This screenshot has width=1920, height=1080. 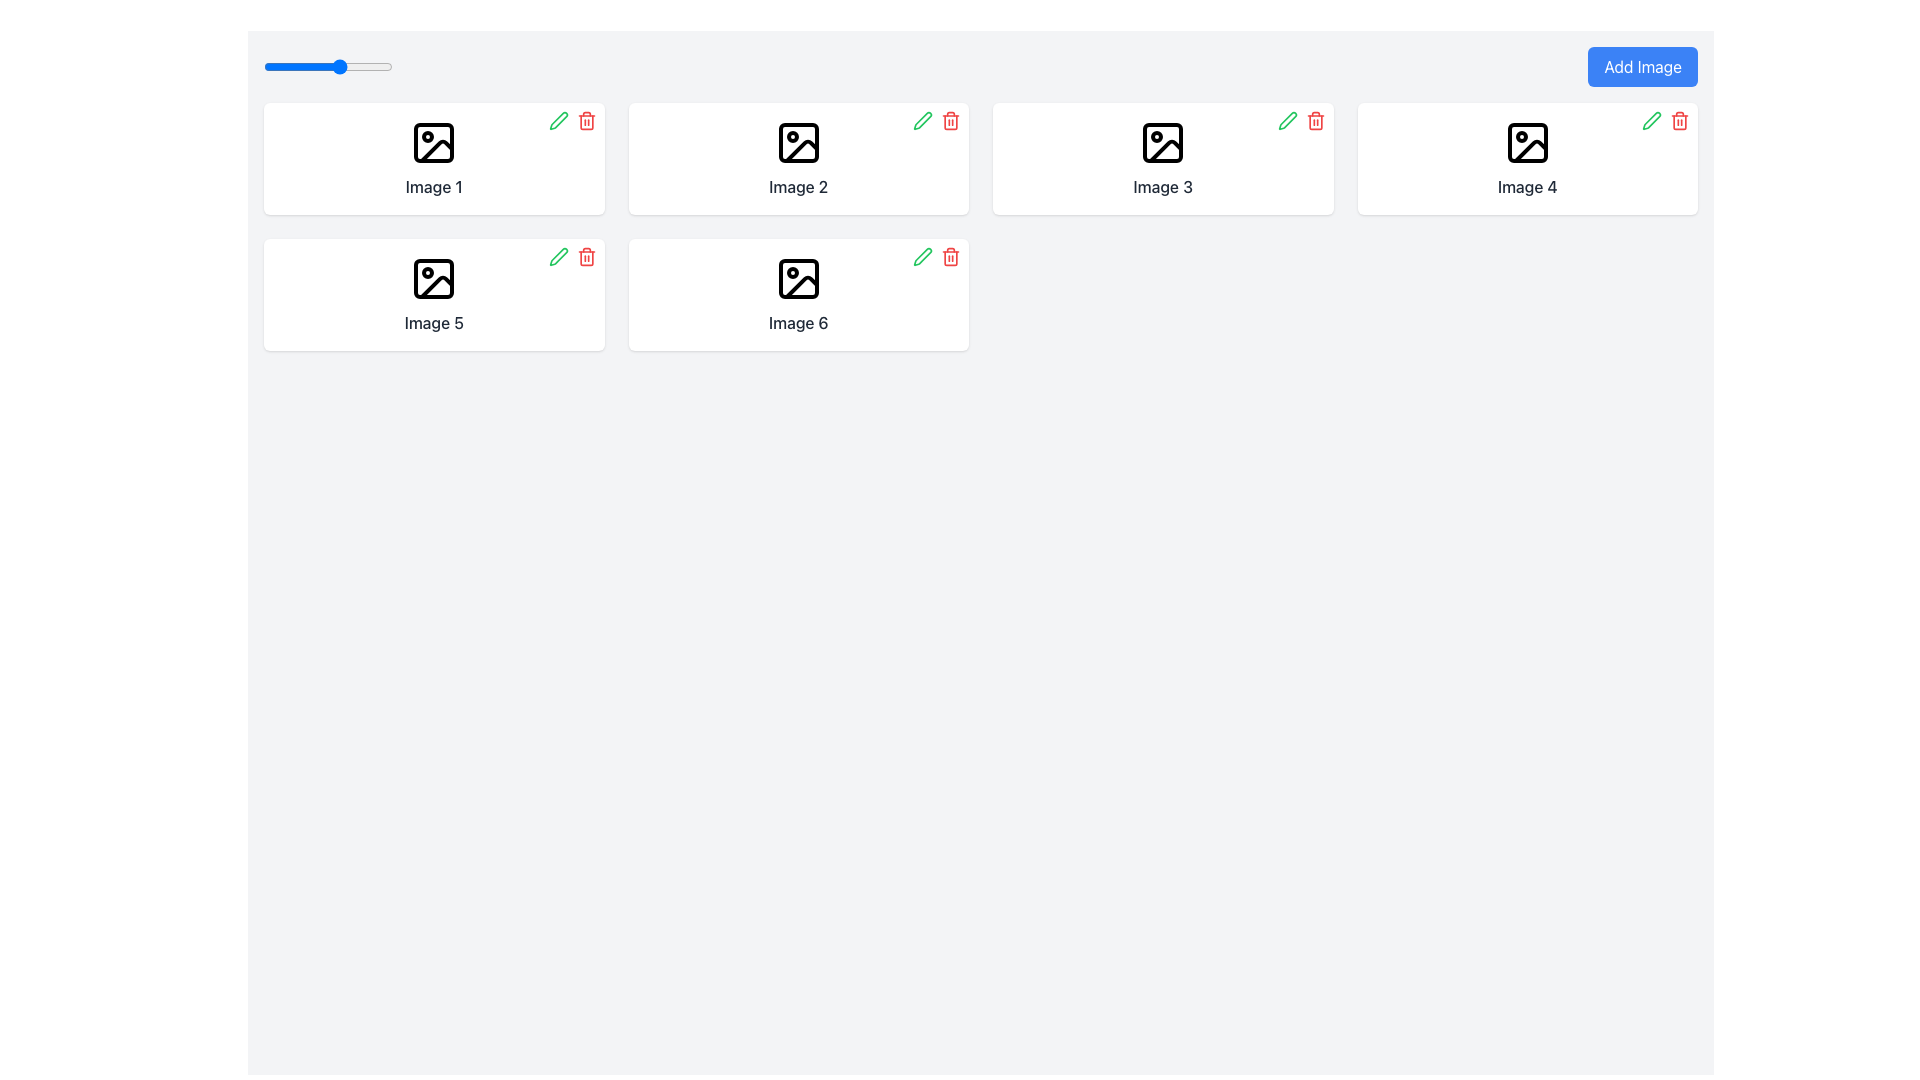 I want to click on text label displaying 'Image 3' located beneath the image placeholder icon in the third cell of the first row in a grid layout, so click(x=1163, y=186).